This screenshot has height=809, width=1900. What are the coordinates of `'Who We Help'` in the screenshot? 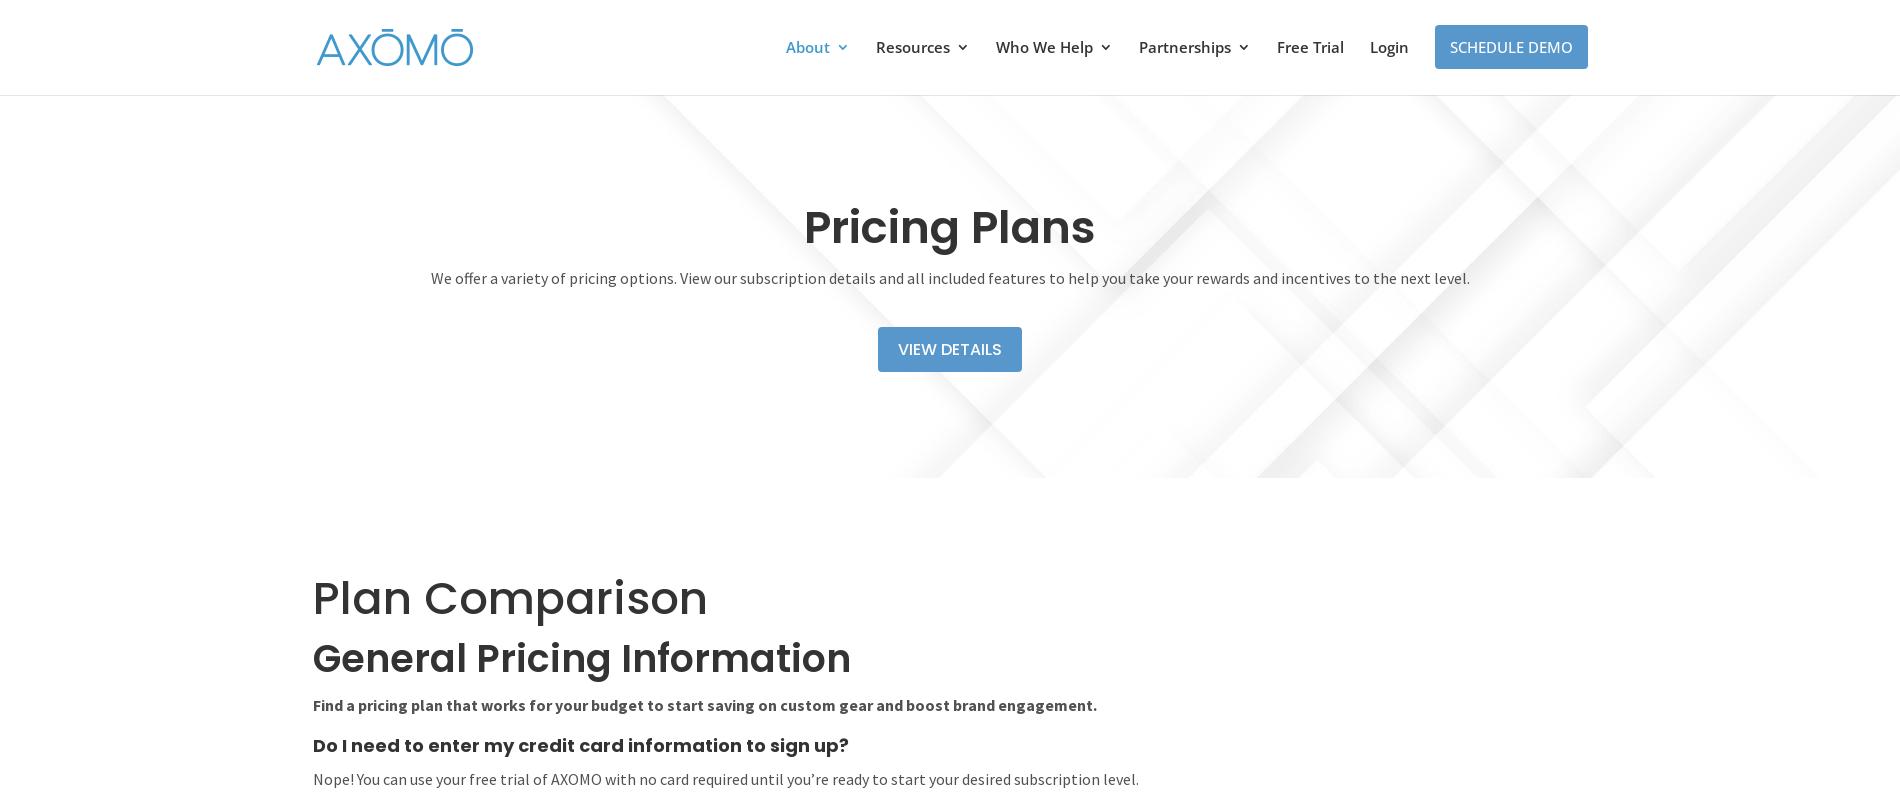 It's located at (1043, 47).